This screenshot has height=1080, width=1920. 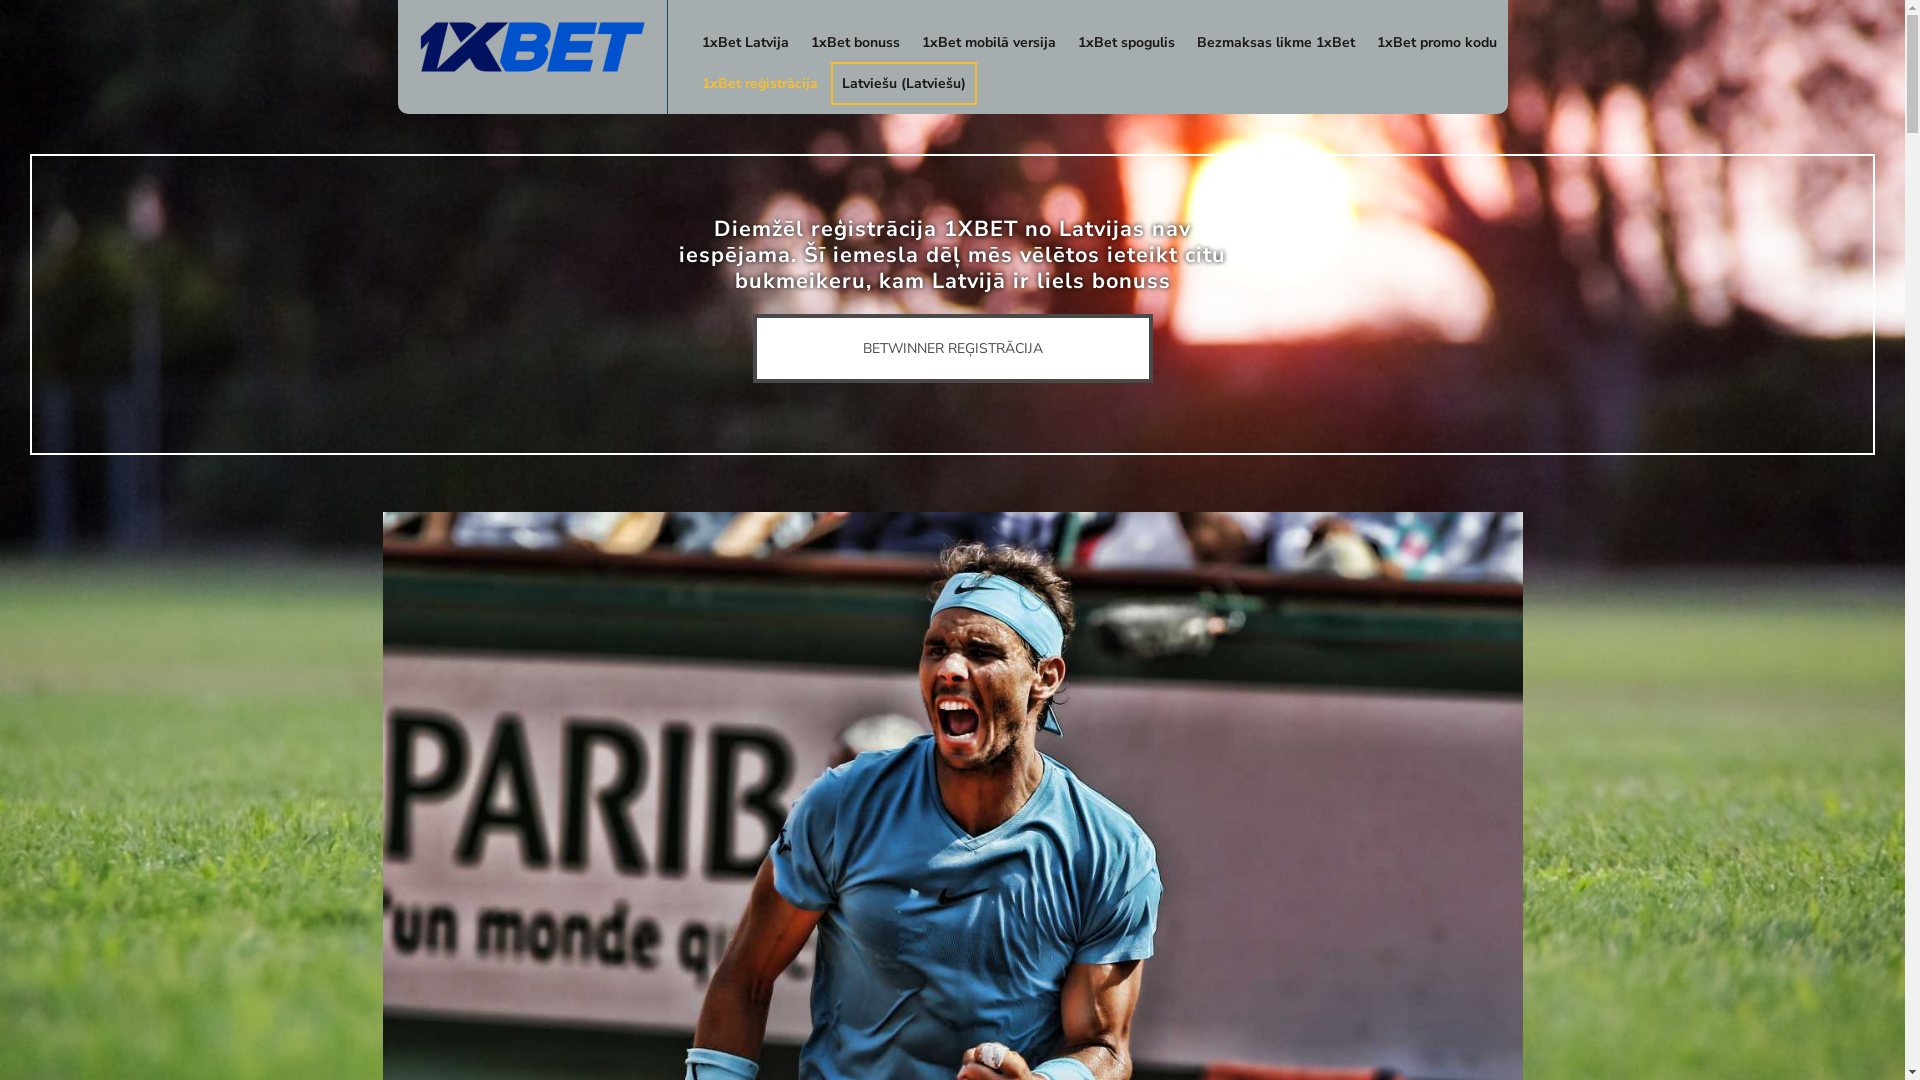 I want to click on '1xBet promo kodu', so click(x=1435, y=42).